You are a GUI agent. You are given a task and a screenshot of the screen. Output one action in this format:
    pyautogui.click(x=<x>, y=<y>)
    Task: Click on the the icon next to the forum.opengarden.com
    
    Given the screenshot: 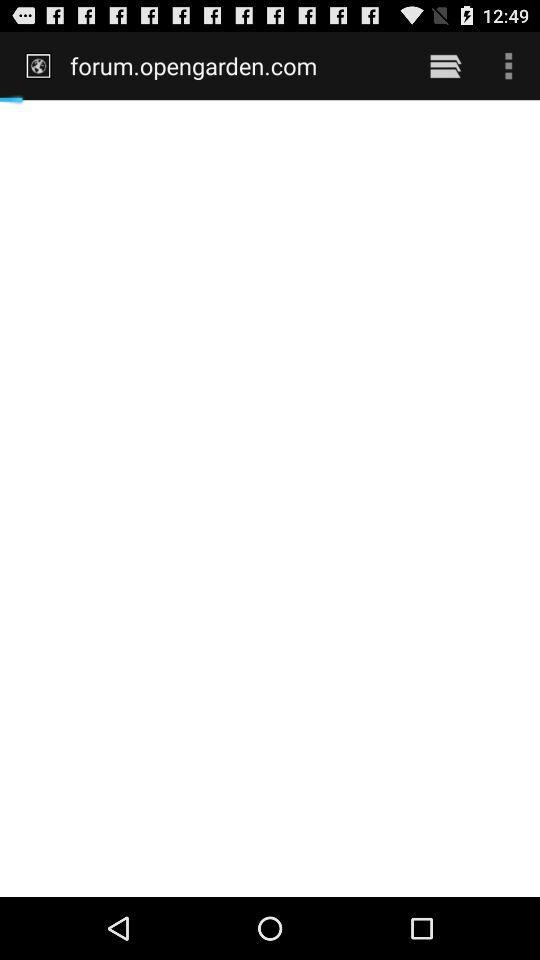 What is the action you would take?
    pyautogui.click(x=445, y=65)
    